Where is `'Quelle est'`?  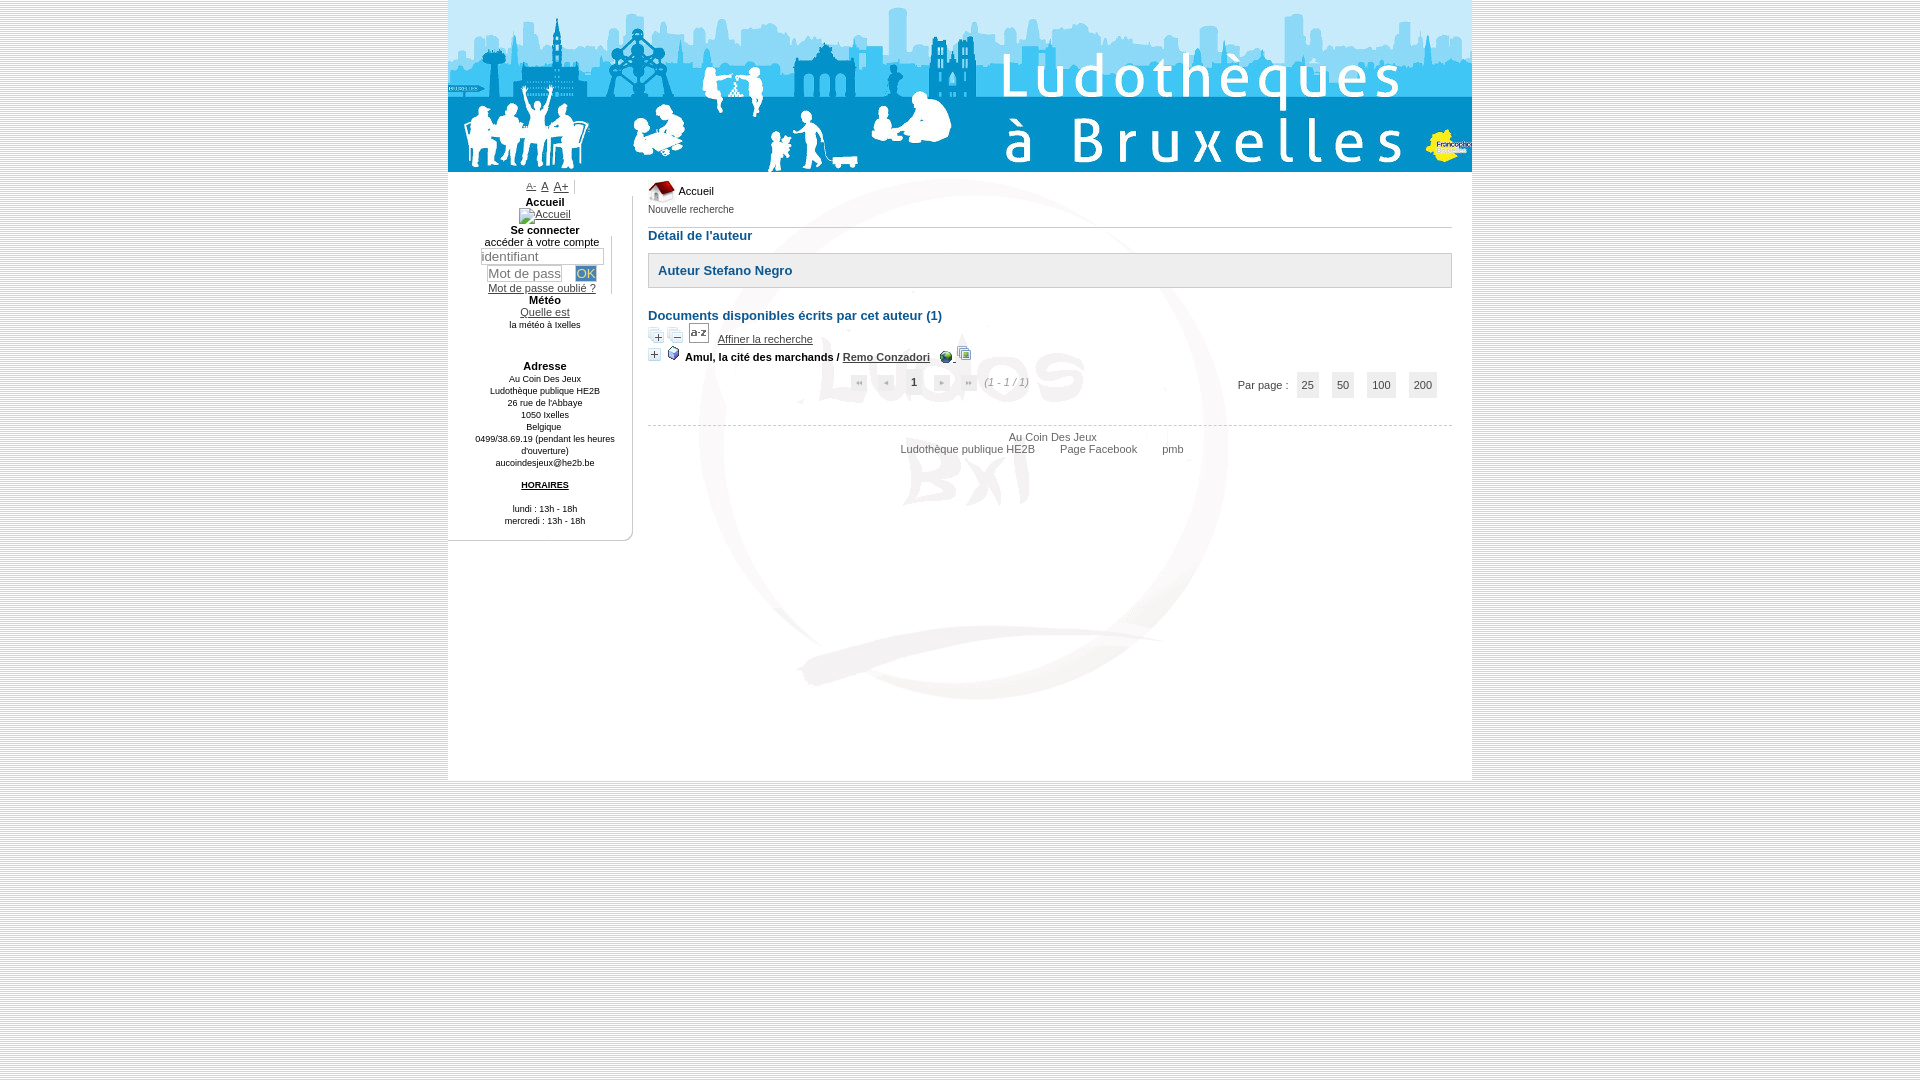 'Quelle est' is located at coordinates (519, 312).